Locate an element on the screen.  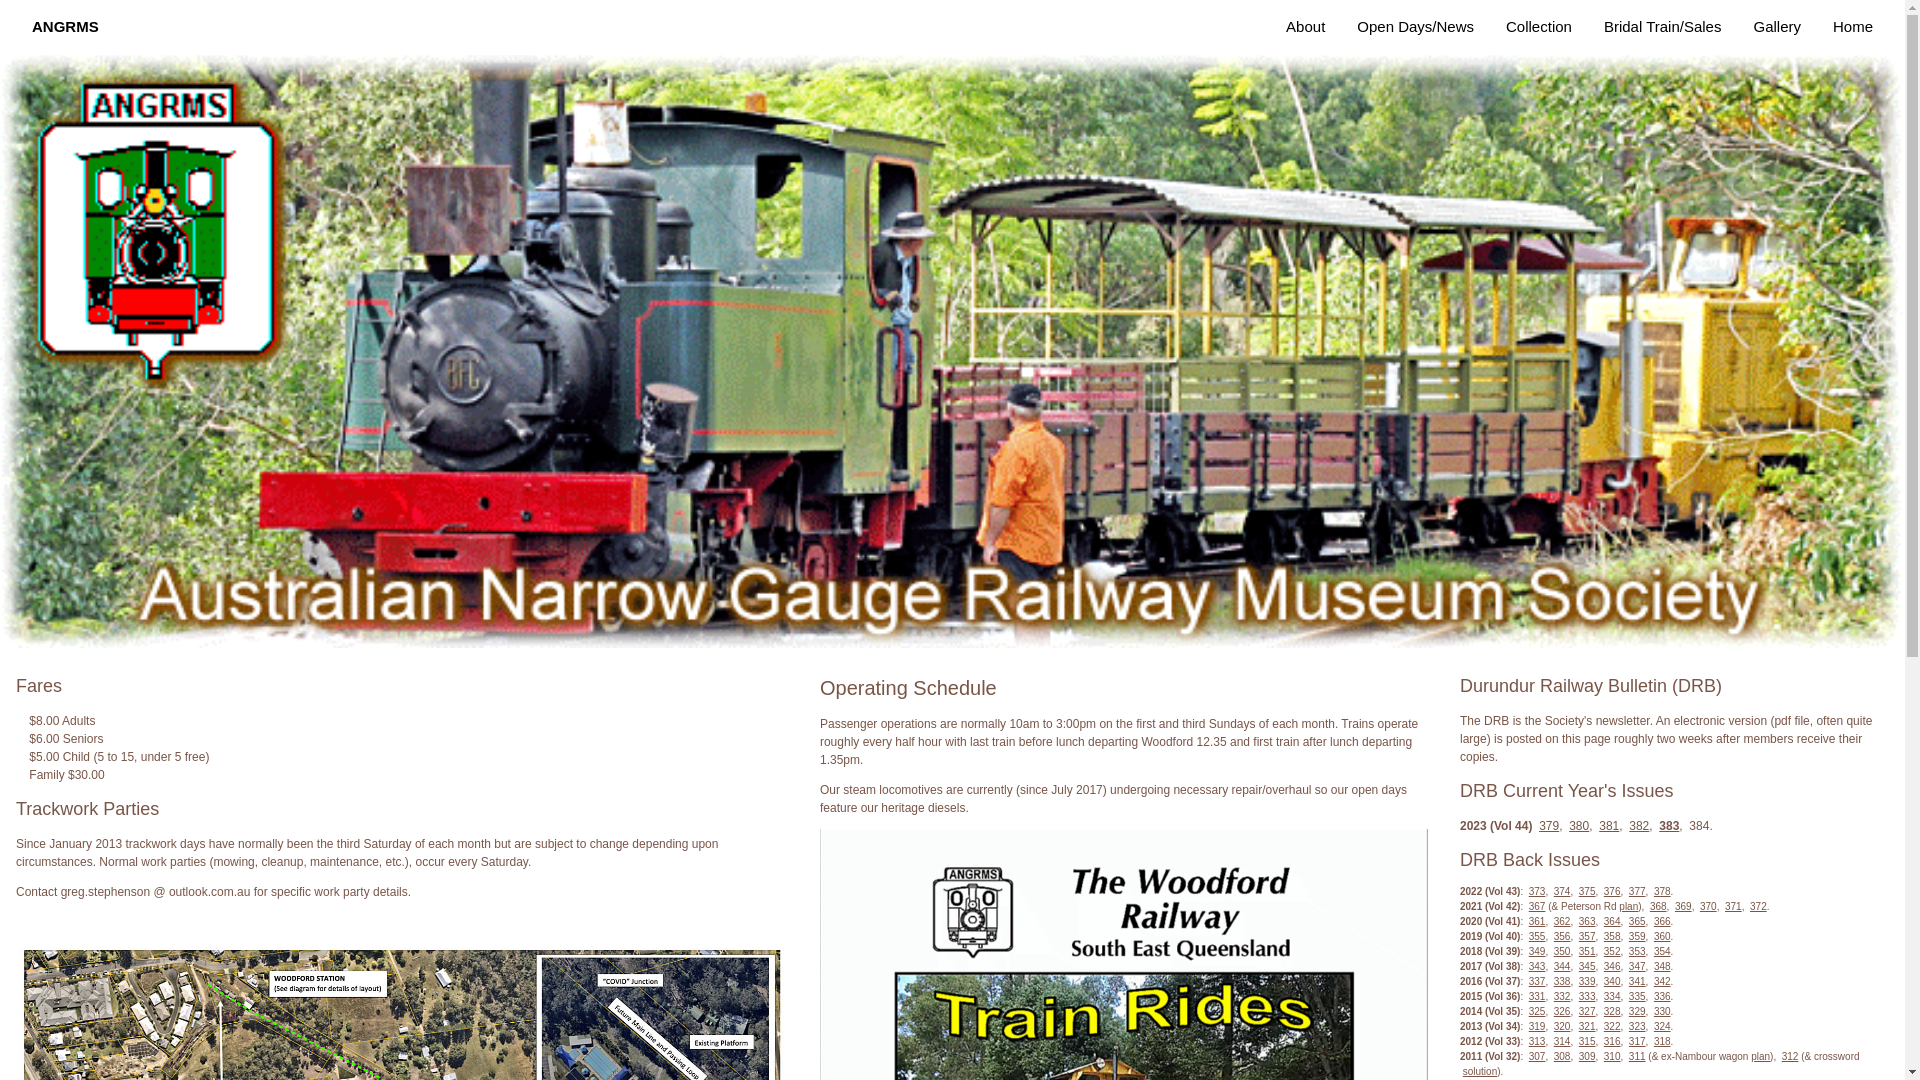
'340' is located at coordinates (1603, 980).